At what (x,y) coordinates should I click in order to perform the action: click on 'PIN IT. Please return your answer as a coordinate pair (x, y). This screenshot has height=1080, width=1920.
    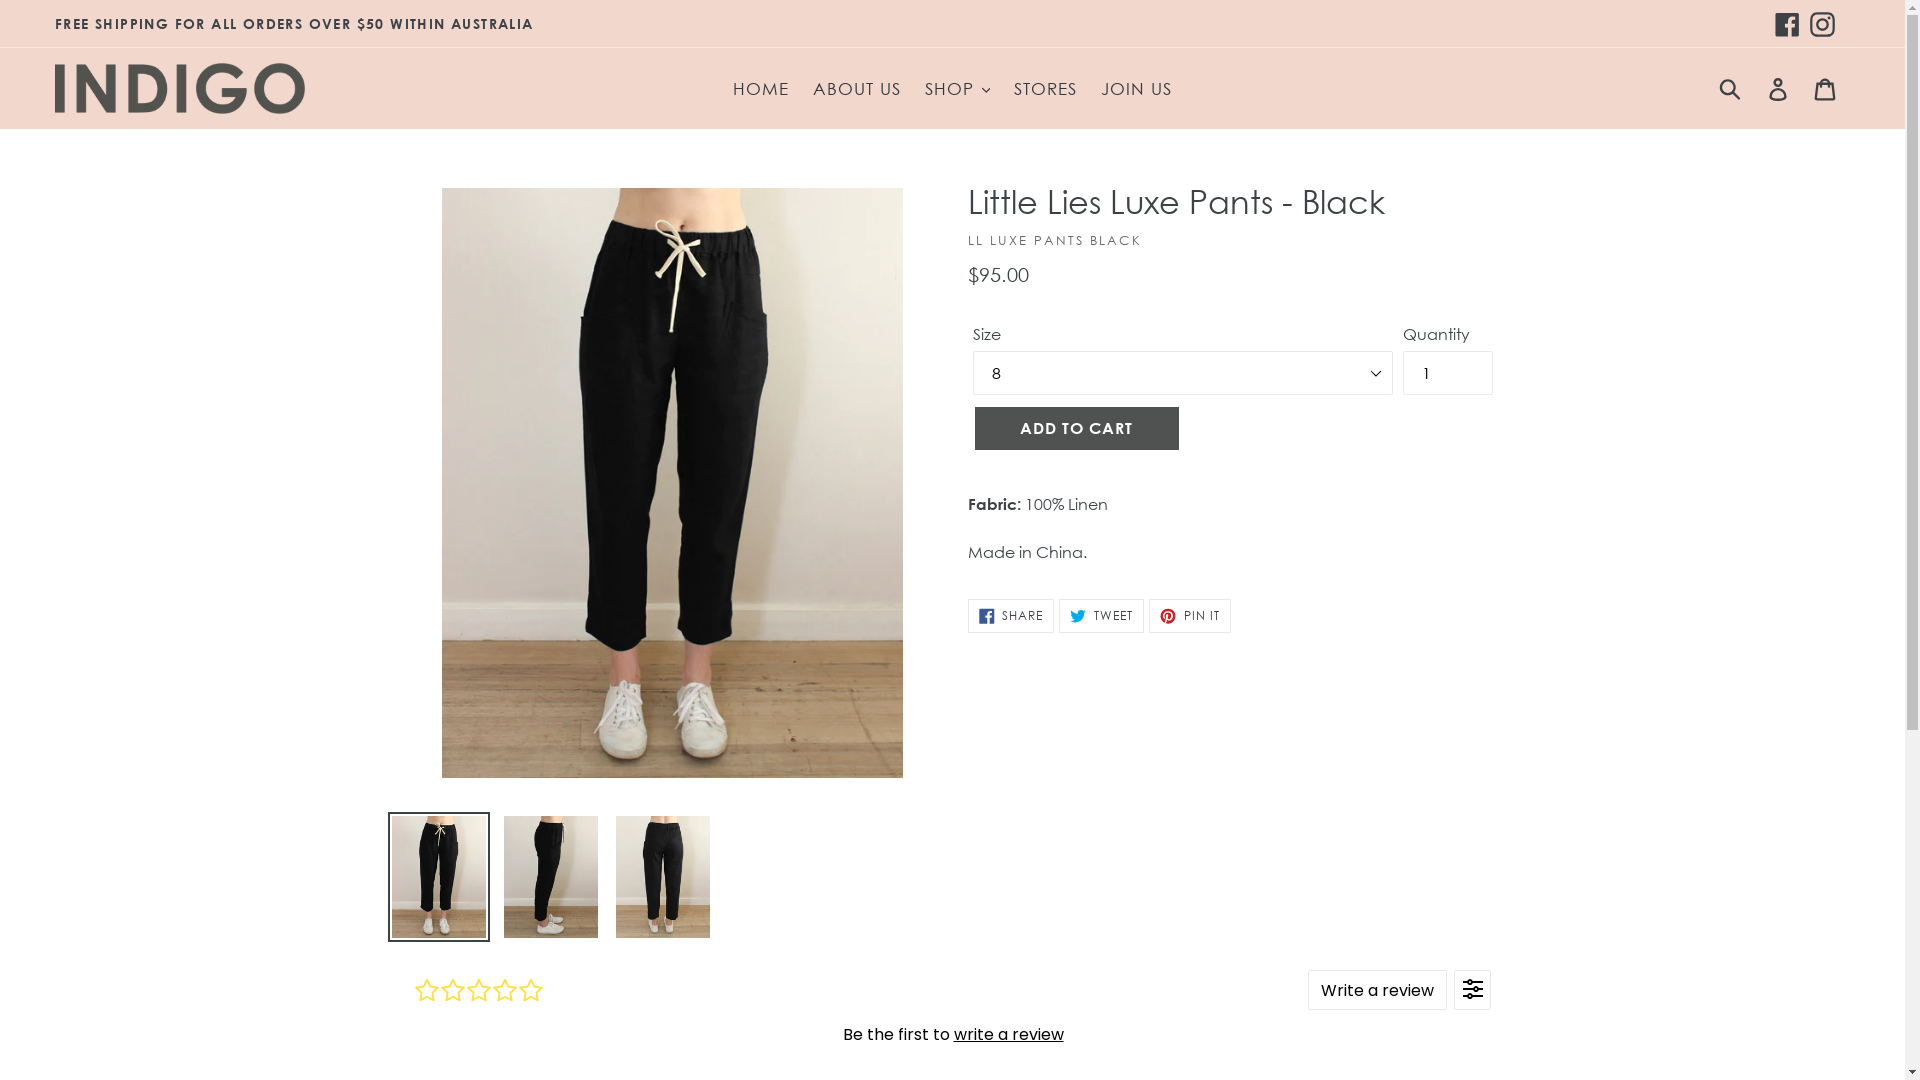
    Looking at the image, I should click on (1190, 615).